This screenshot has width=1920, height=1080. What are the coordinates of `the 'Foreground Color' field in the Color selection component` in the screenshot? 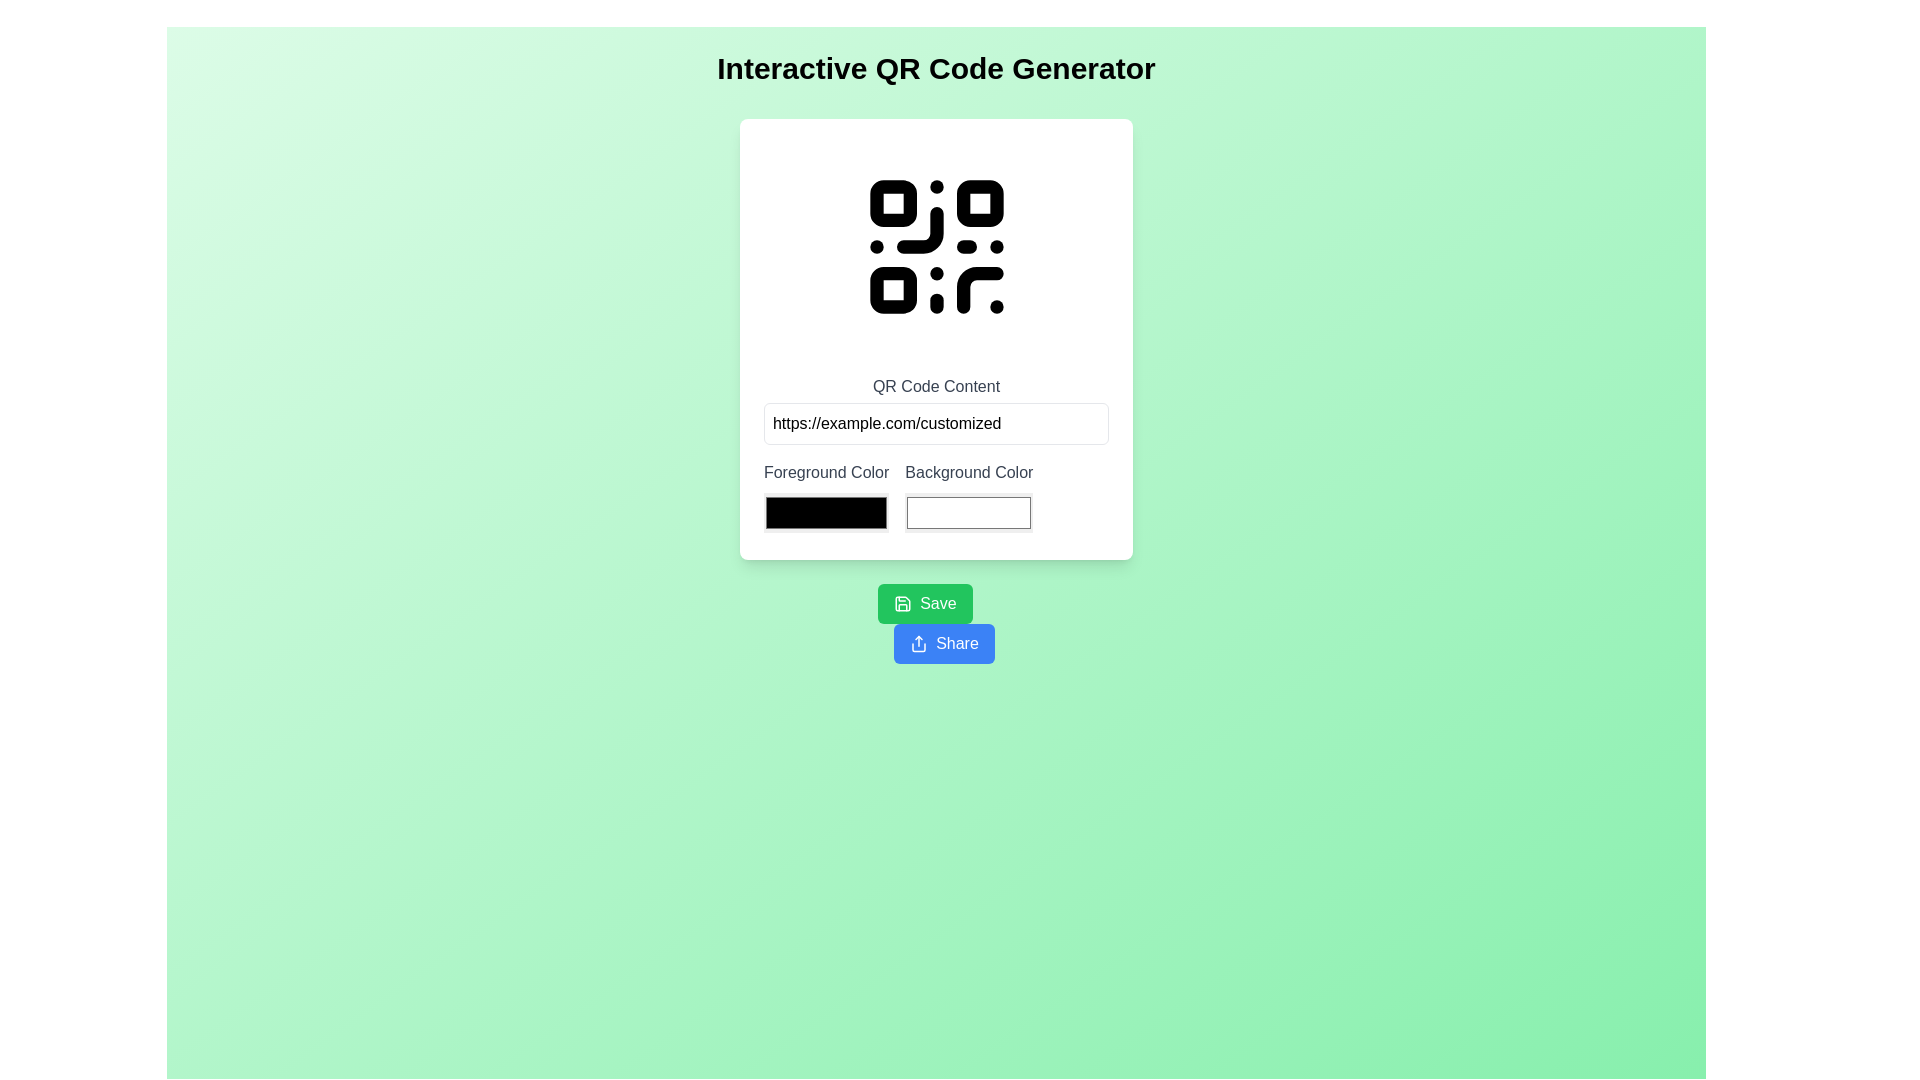 It's located at (935, 497).